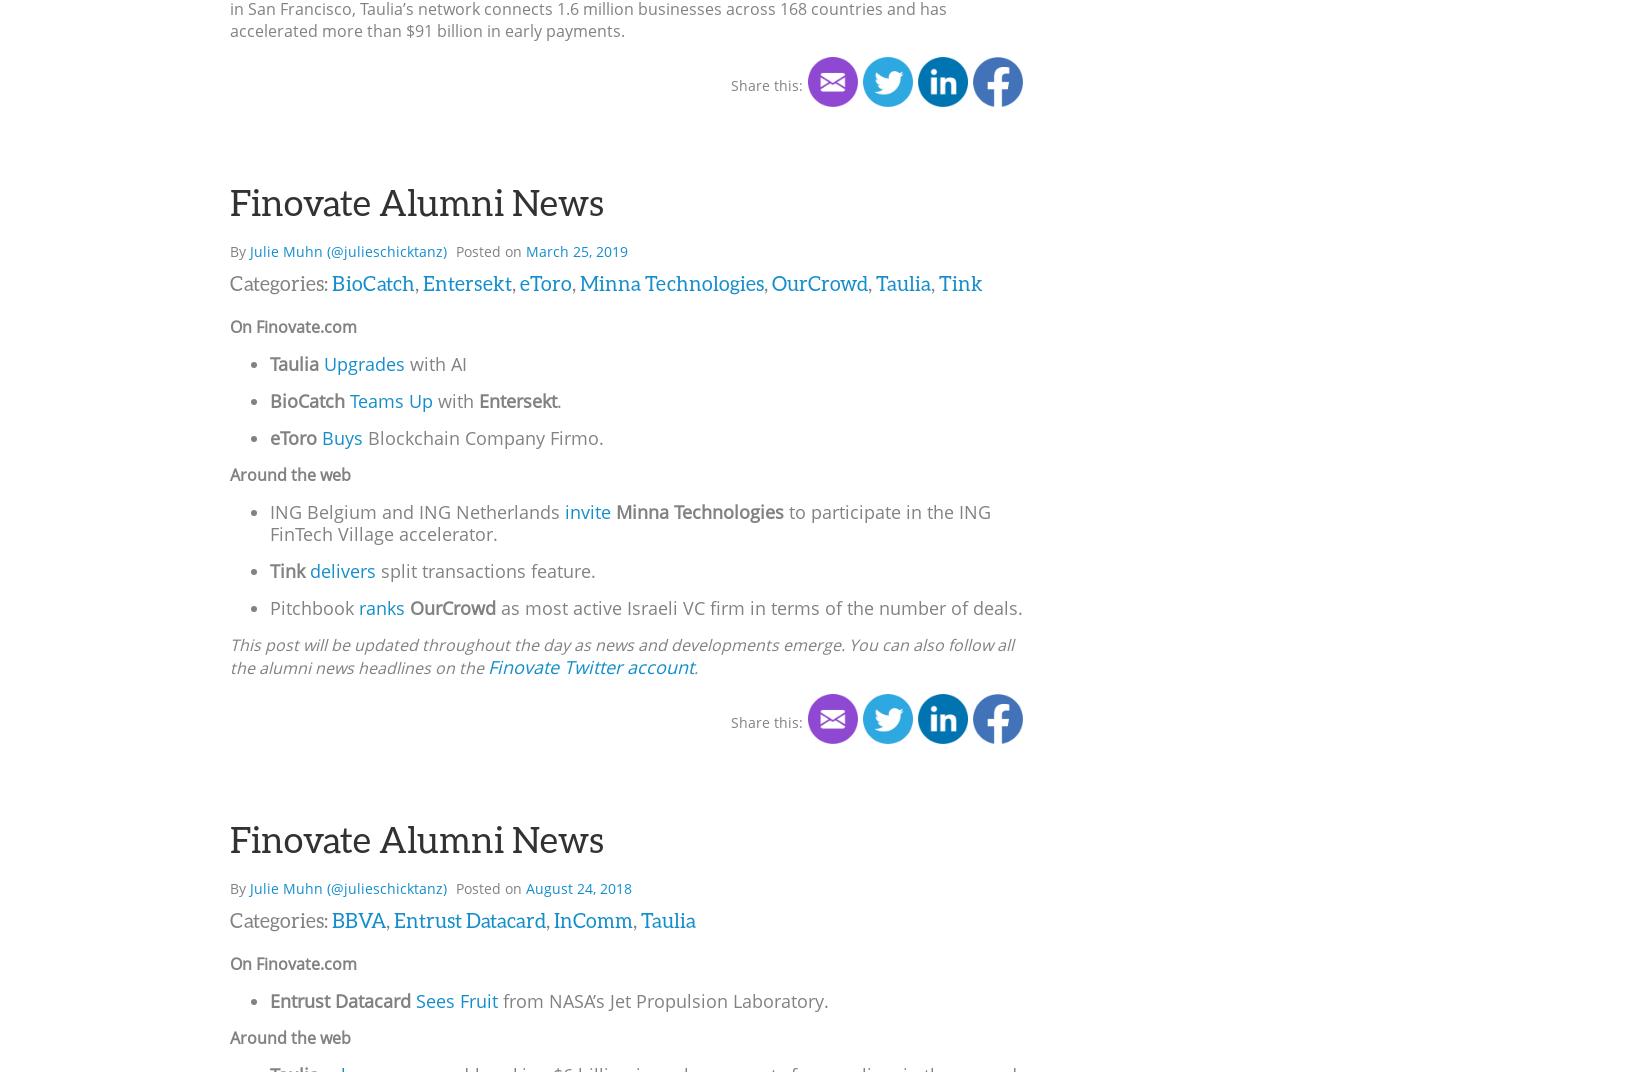 The width and height of the screenshot is (1650, 1072). Describe the element at coordinates (482, 435) in the screenshot. I see `'Blockchain Company Firmo.'` at that location.